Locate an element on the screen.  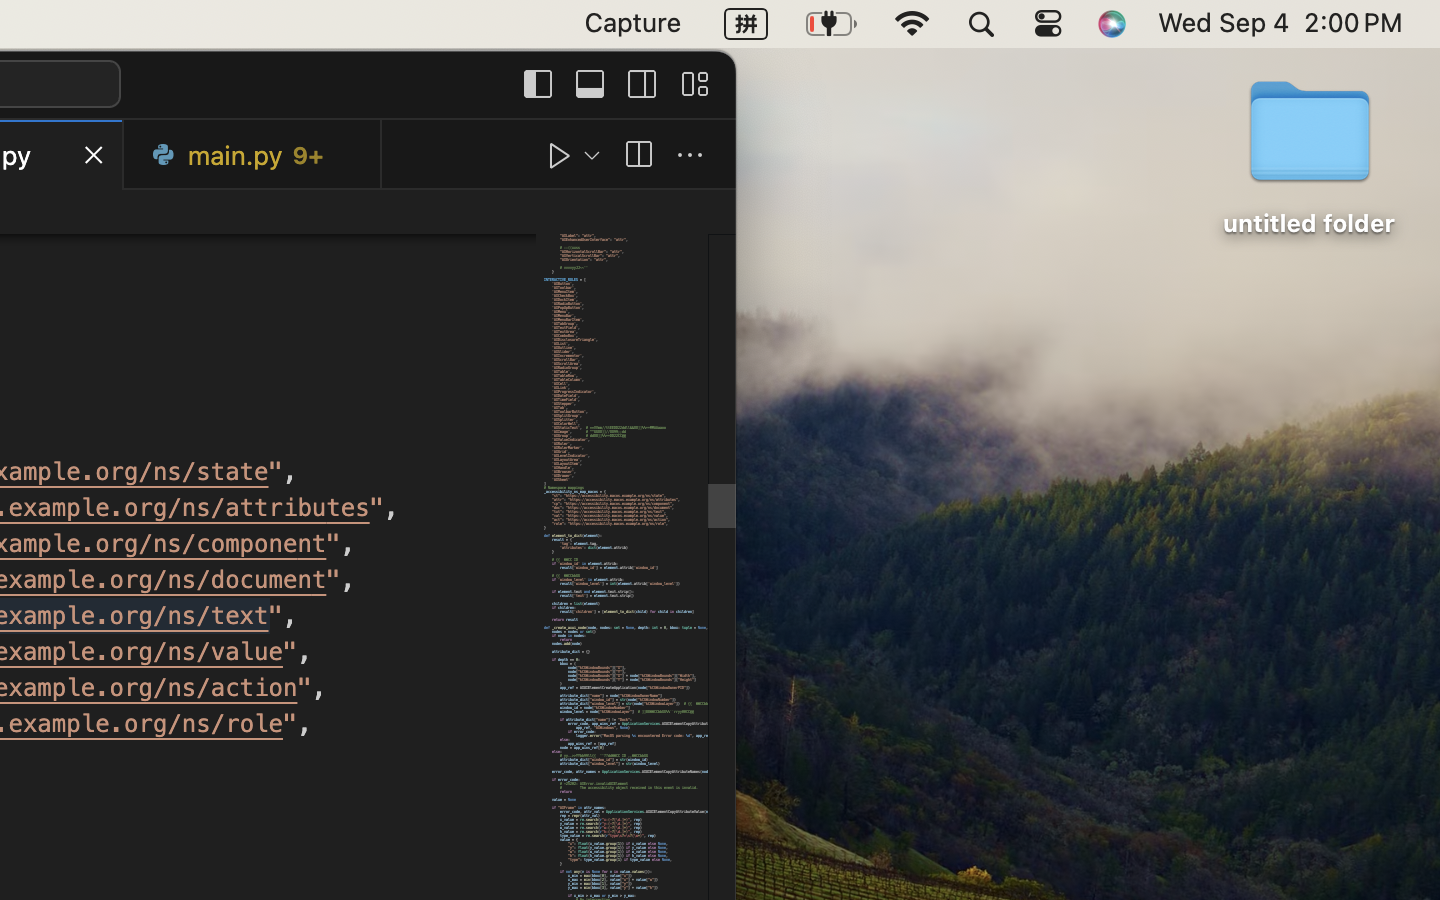
'' is located at coordinates (690, 155).